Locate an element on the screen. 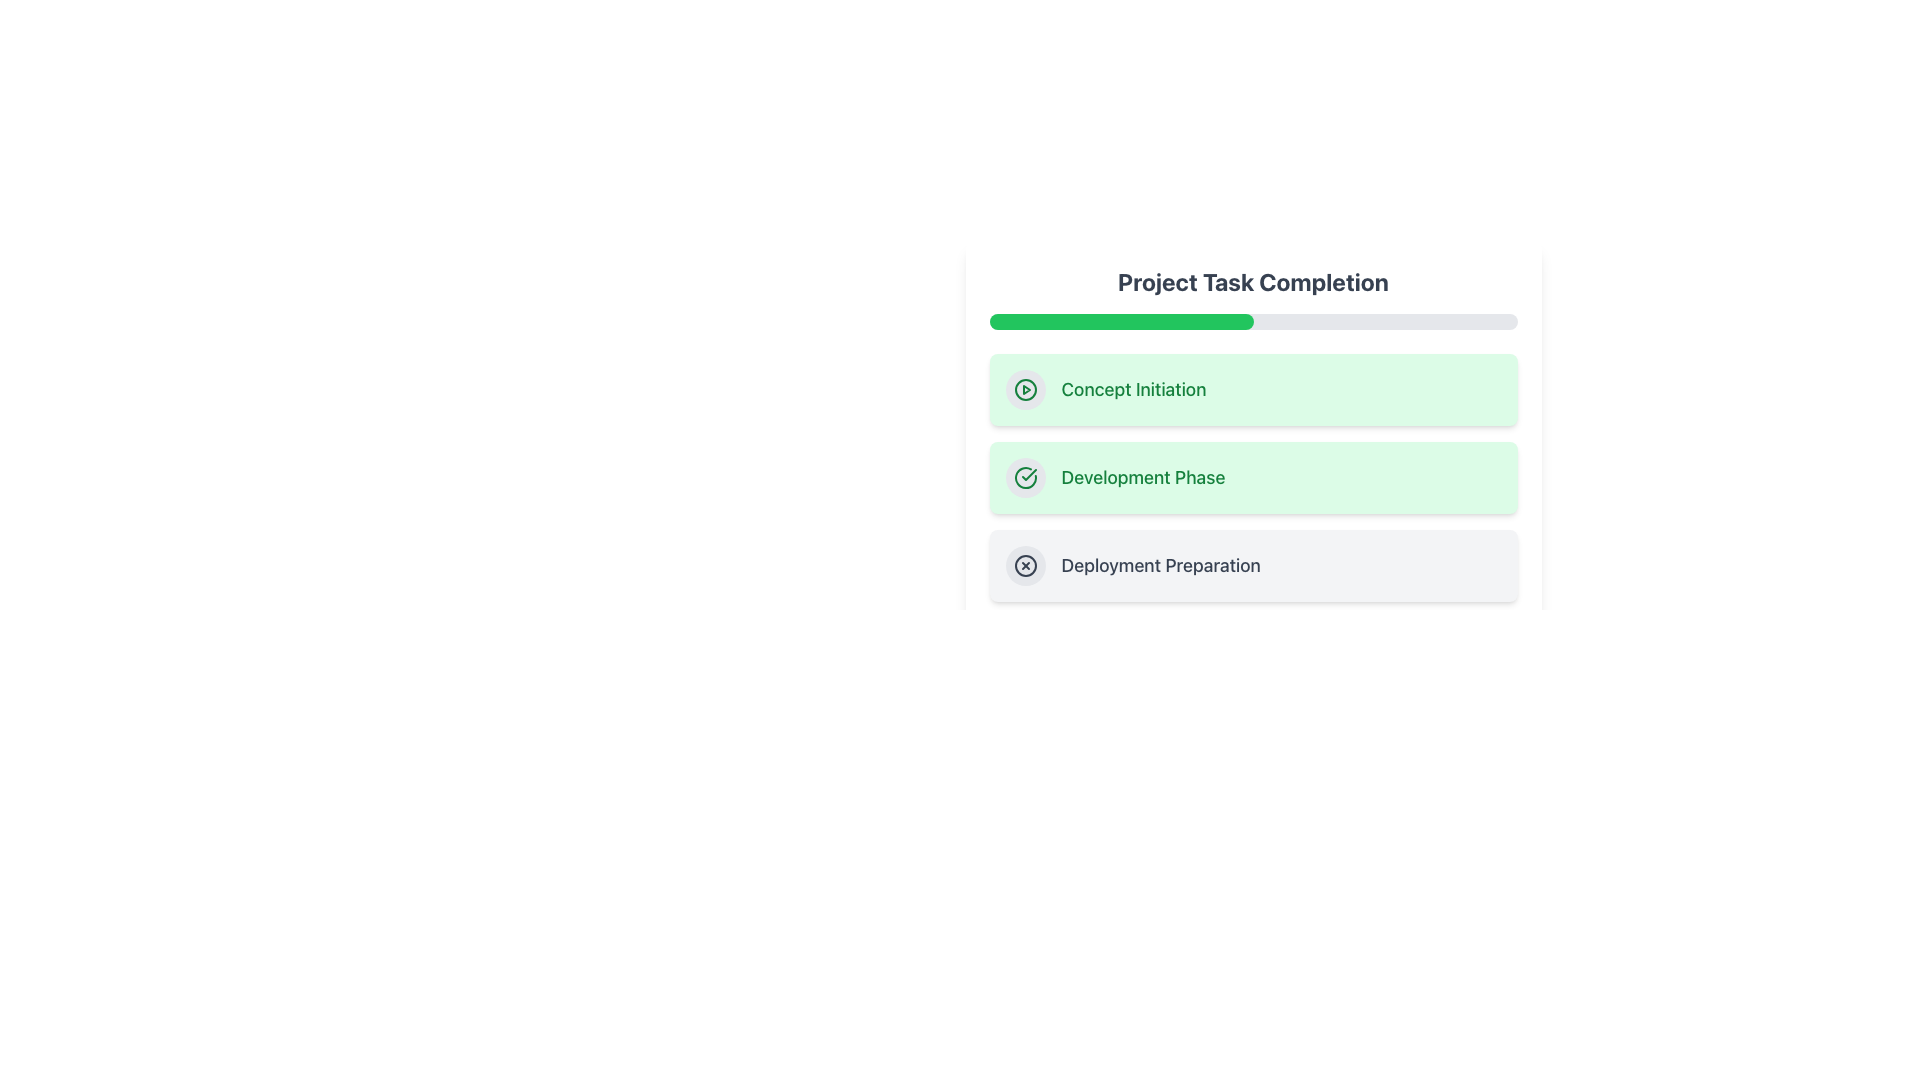 This screenshot has width=1920, height=1080. the visual representation of the progress bar indicating 50% completion, located directly below the heading 'Project Task Completion' is located at coordinates (1252, 320).